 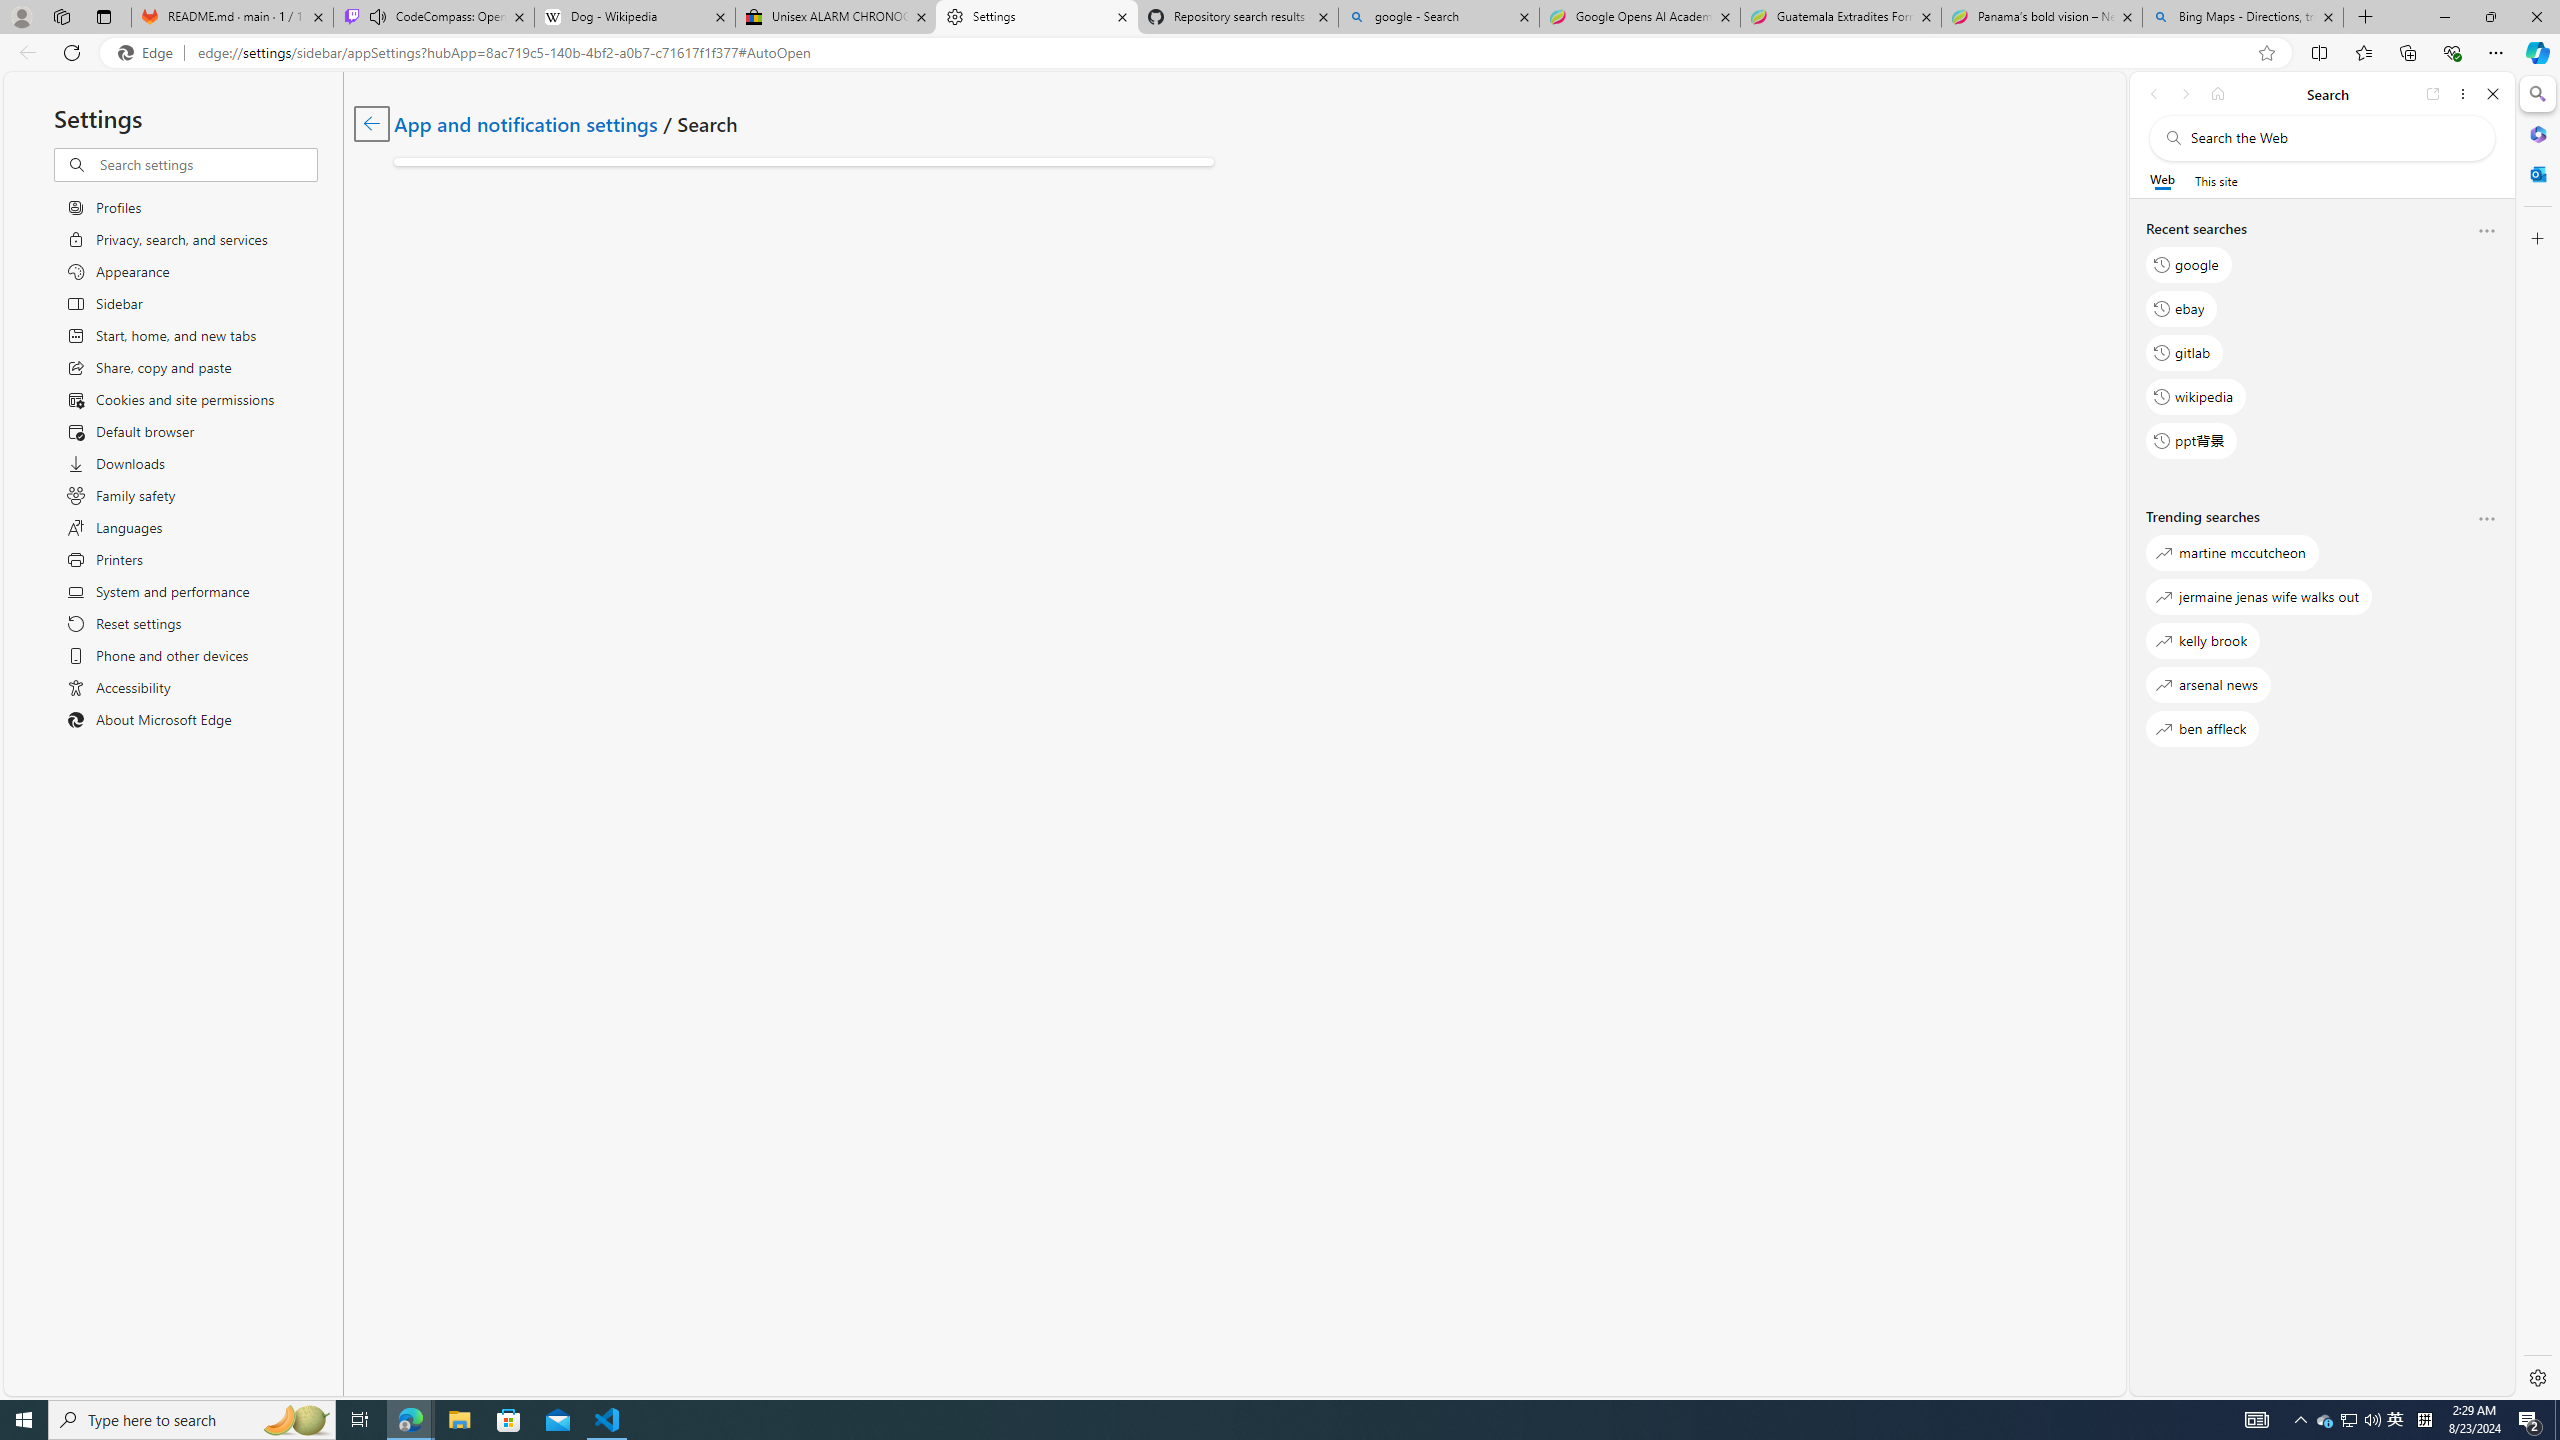 What do you see at coordinates (370, 123) in the screenshot?
I see `'Go back to App and notification settings page.'` at bounding box center [370, 123].